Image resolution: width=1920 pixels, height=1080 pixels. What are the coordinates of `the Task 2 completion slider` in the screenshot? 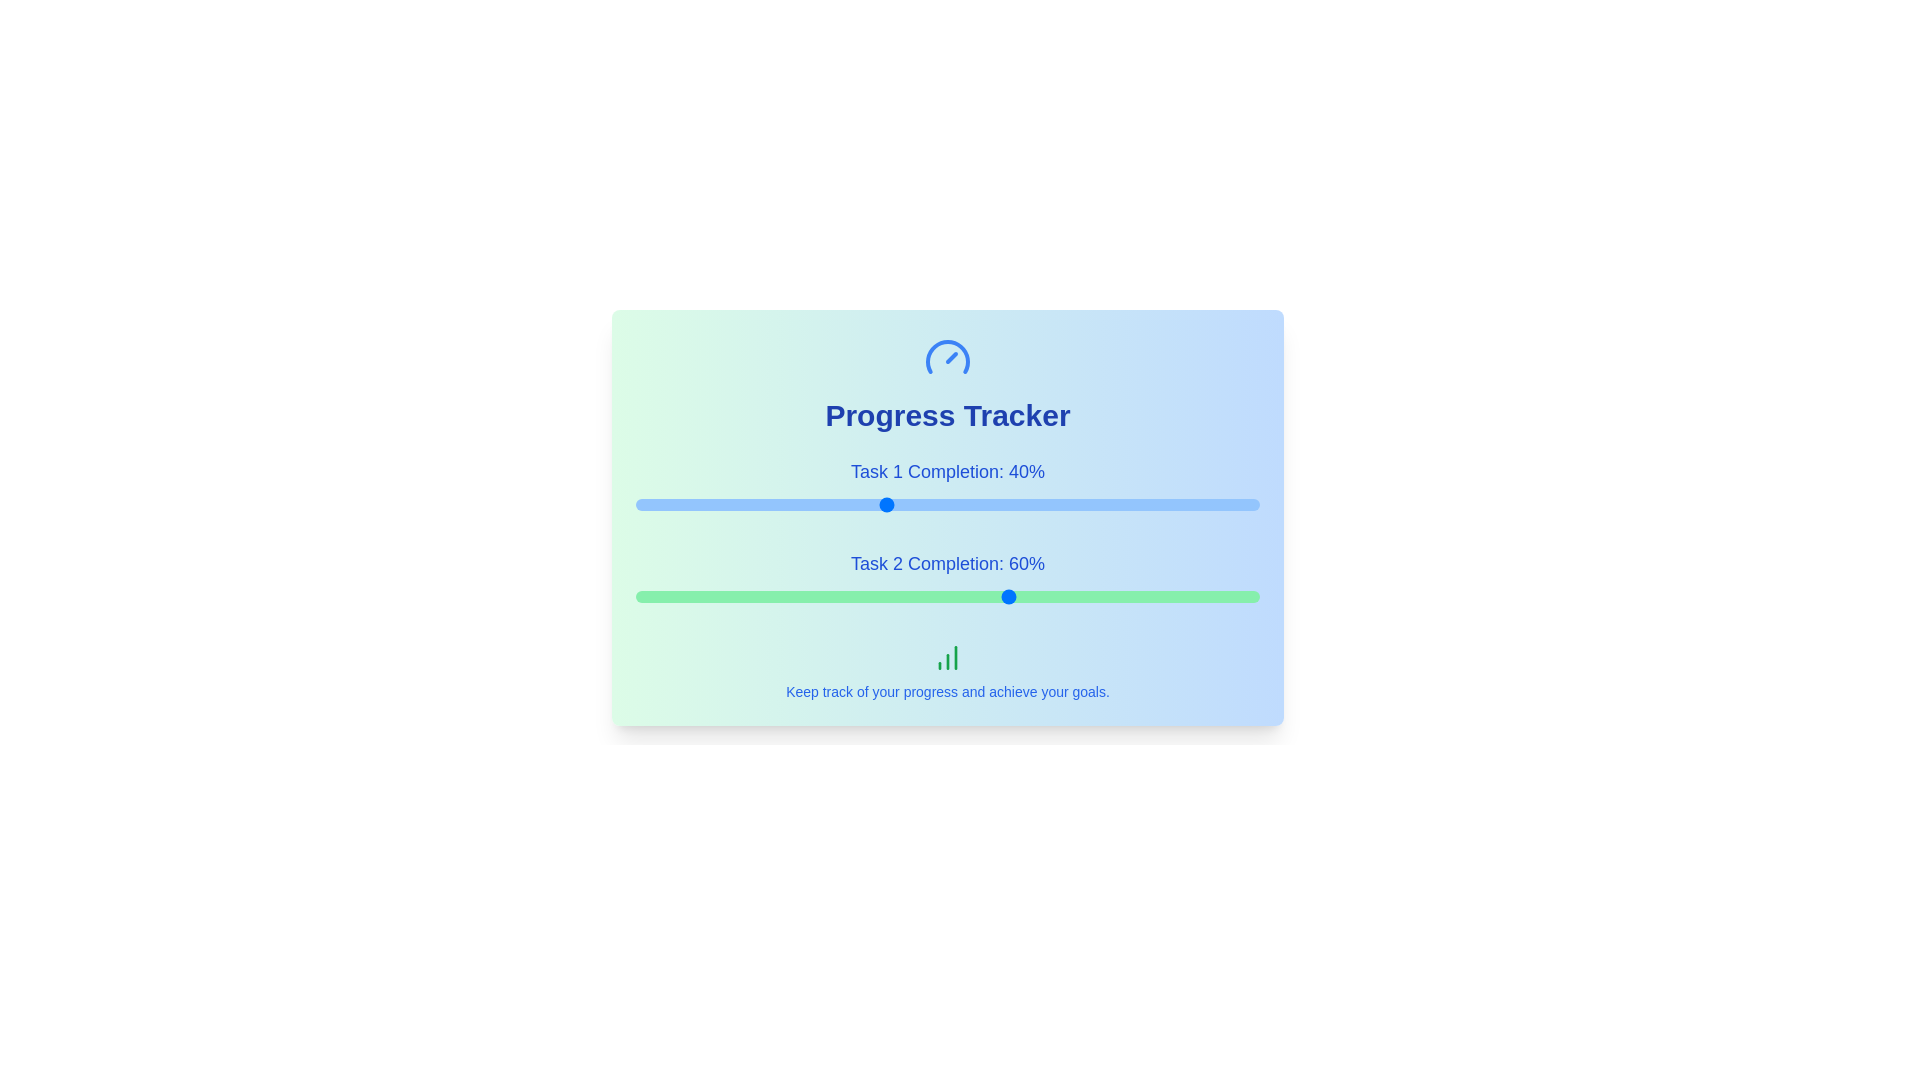 It's located at (784, 596).